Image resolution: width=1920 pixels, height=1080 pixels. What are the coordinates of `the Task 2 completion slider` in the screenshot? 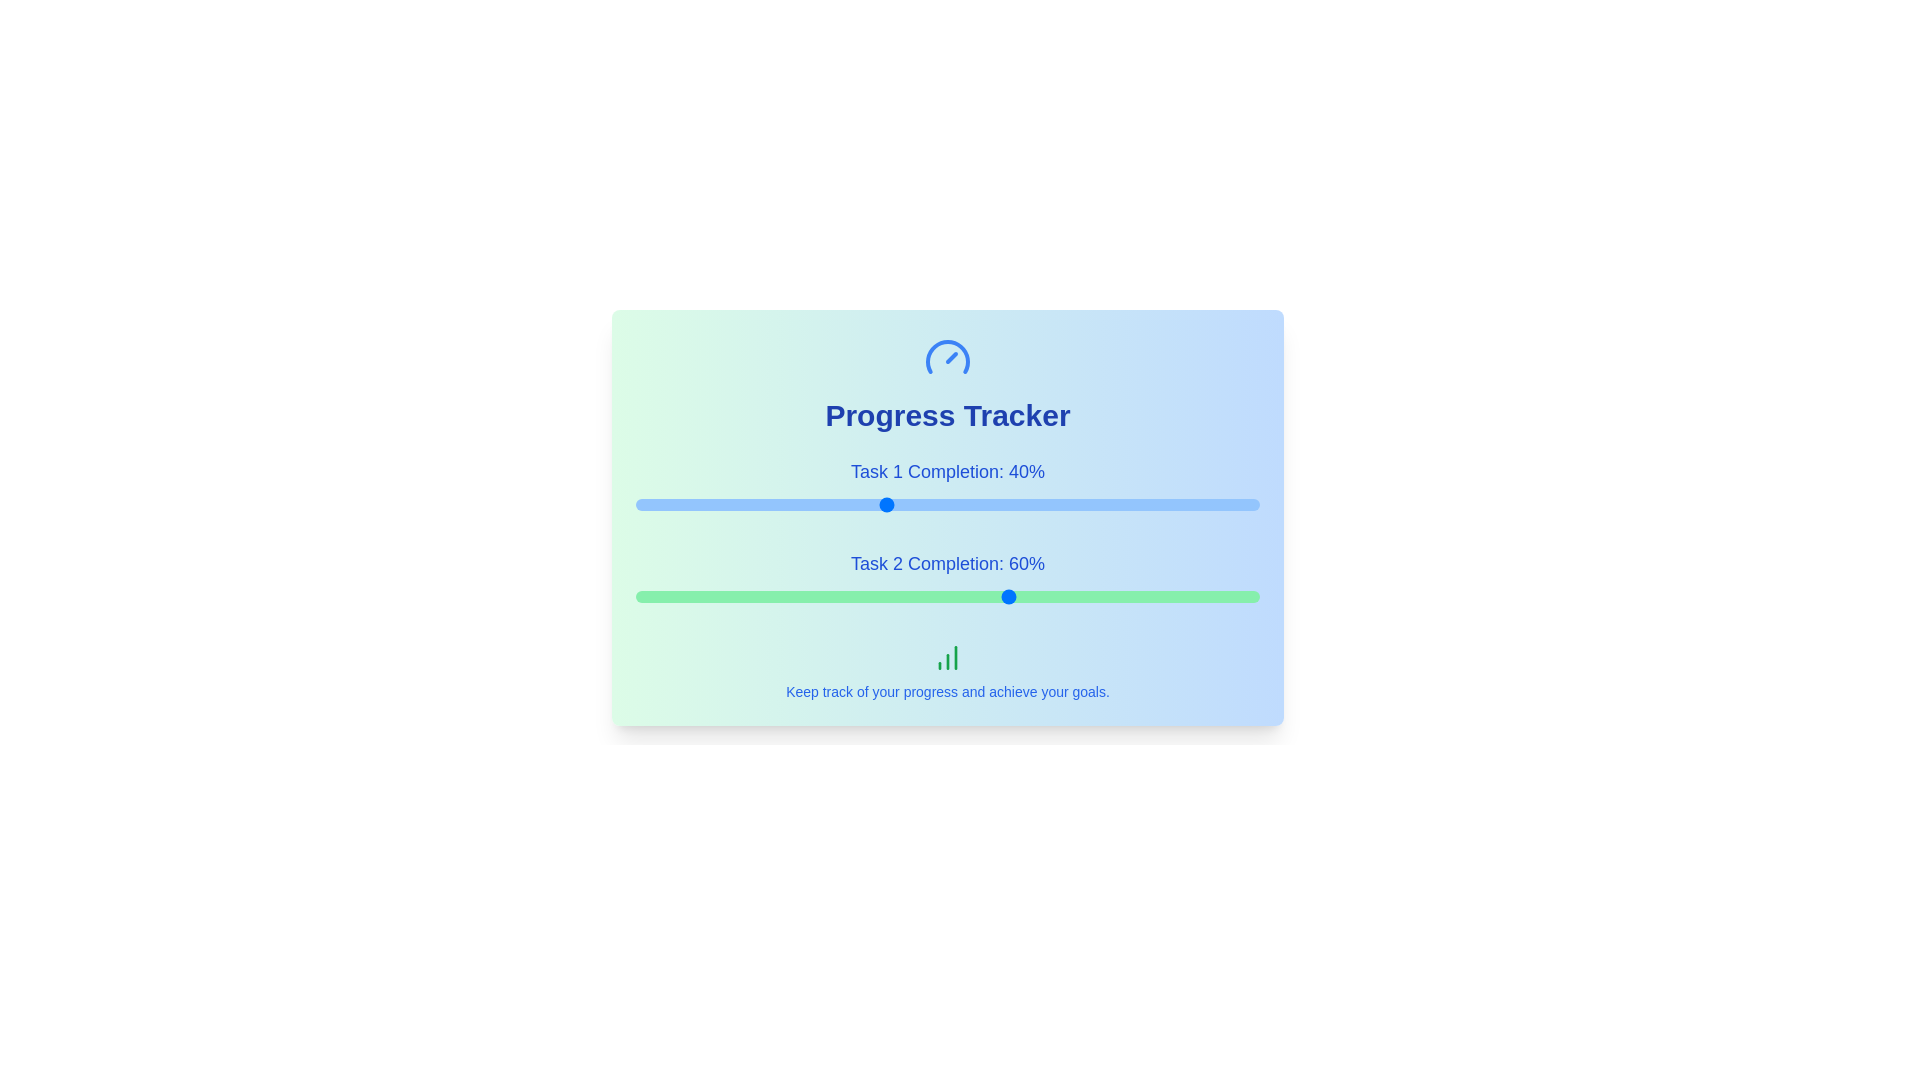 It's located at (784, 596).